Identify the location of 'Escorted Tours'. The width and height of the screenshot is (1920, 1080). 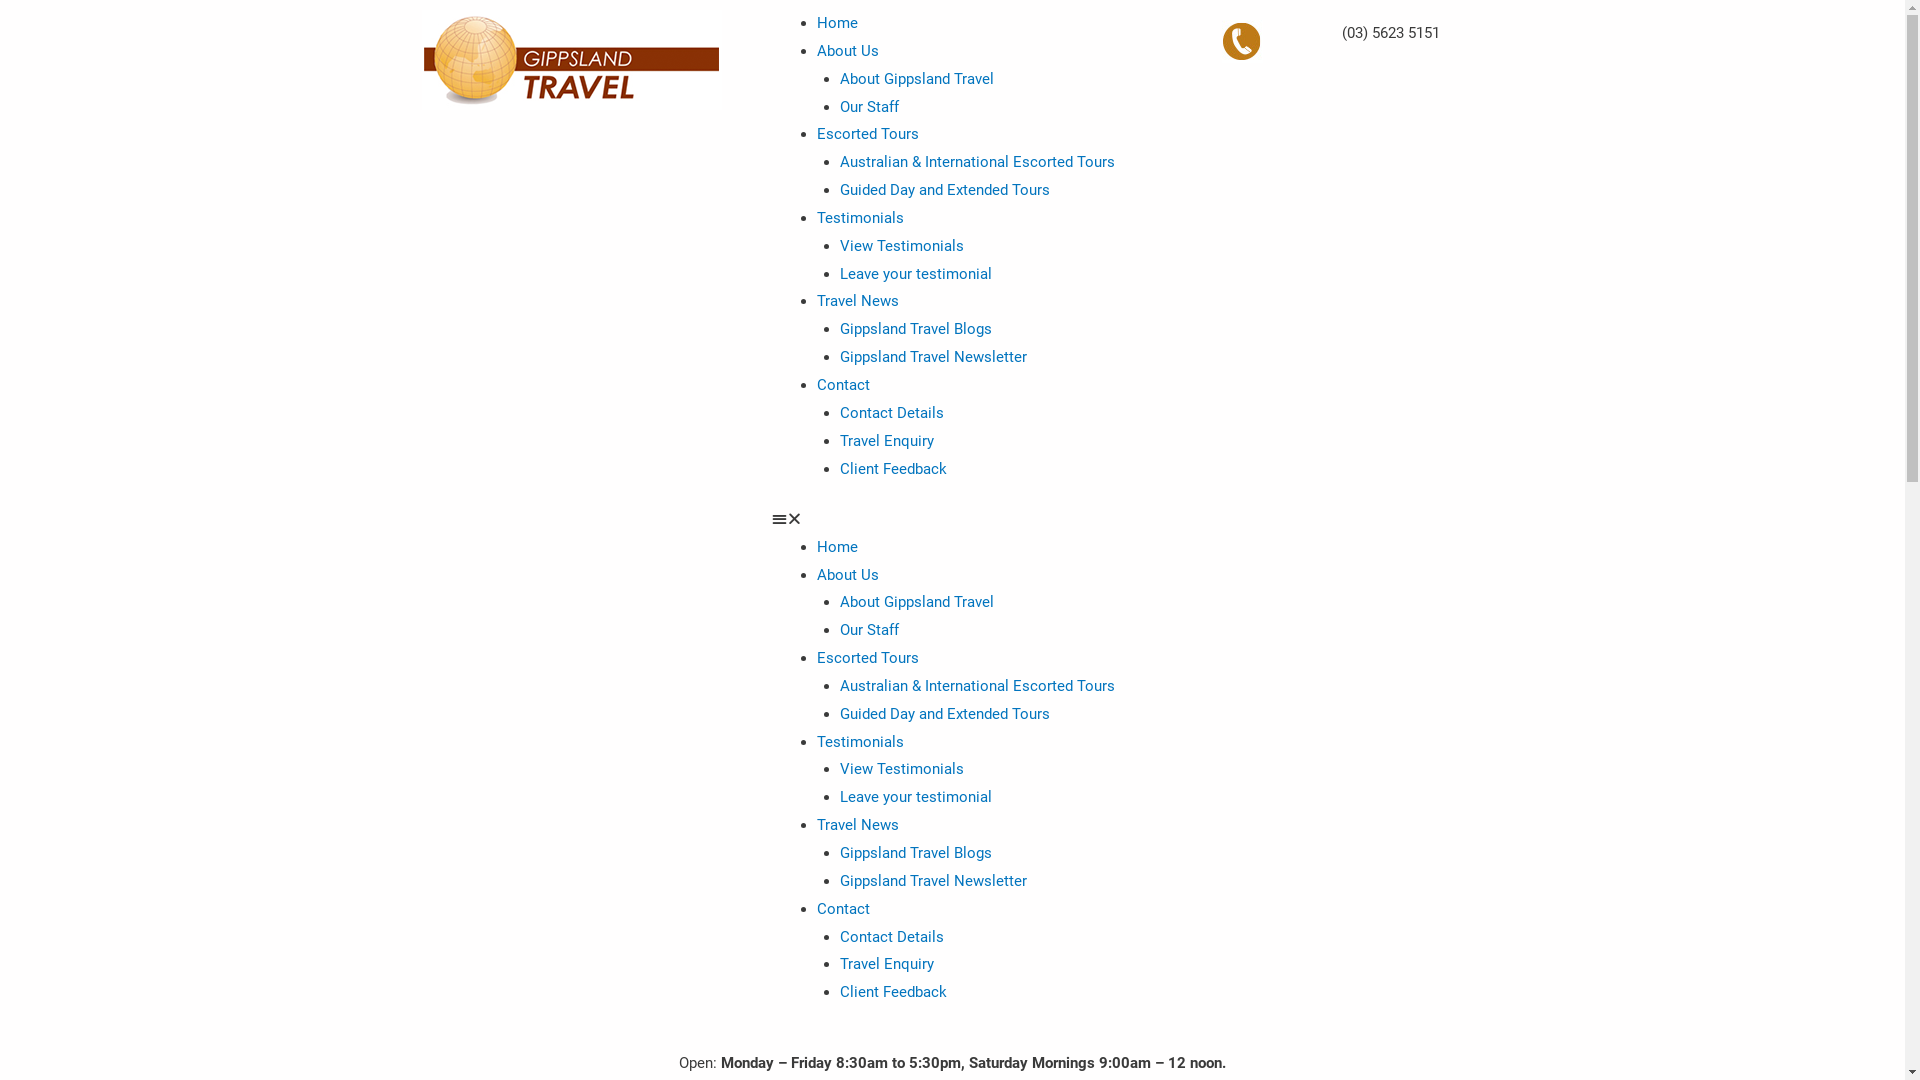
(868, 134).